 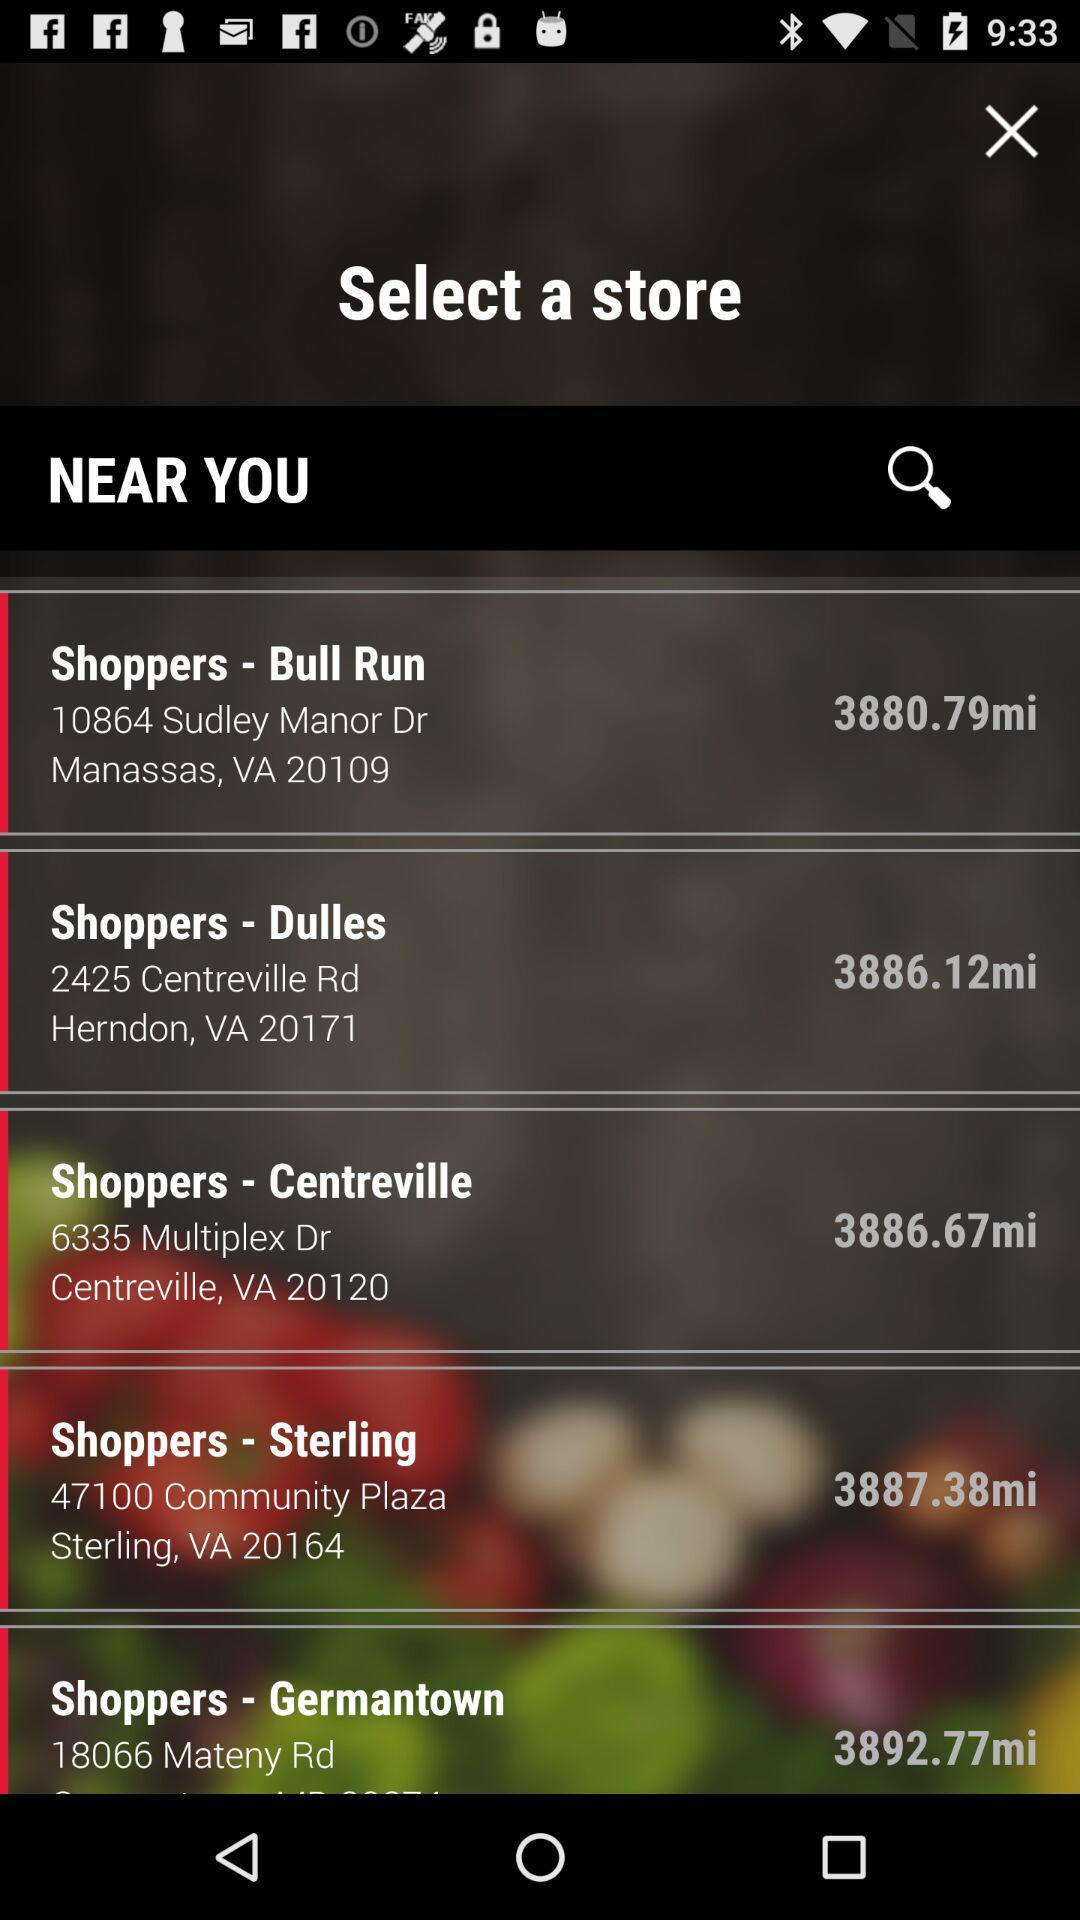 I want to click on the shoppers - bull run, so click(x=222, y=642).